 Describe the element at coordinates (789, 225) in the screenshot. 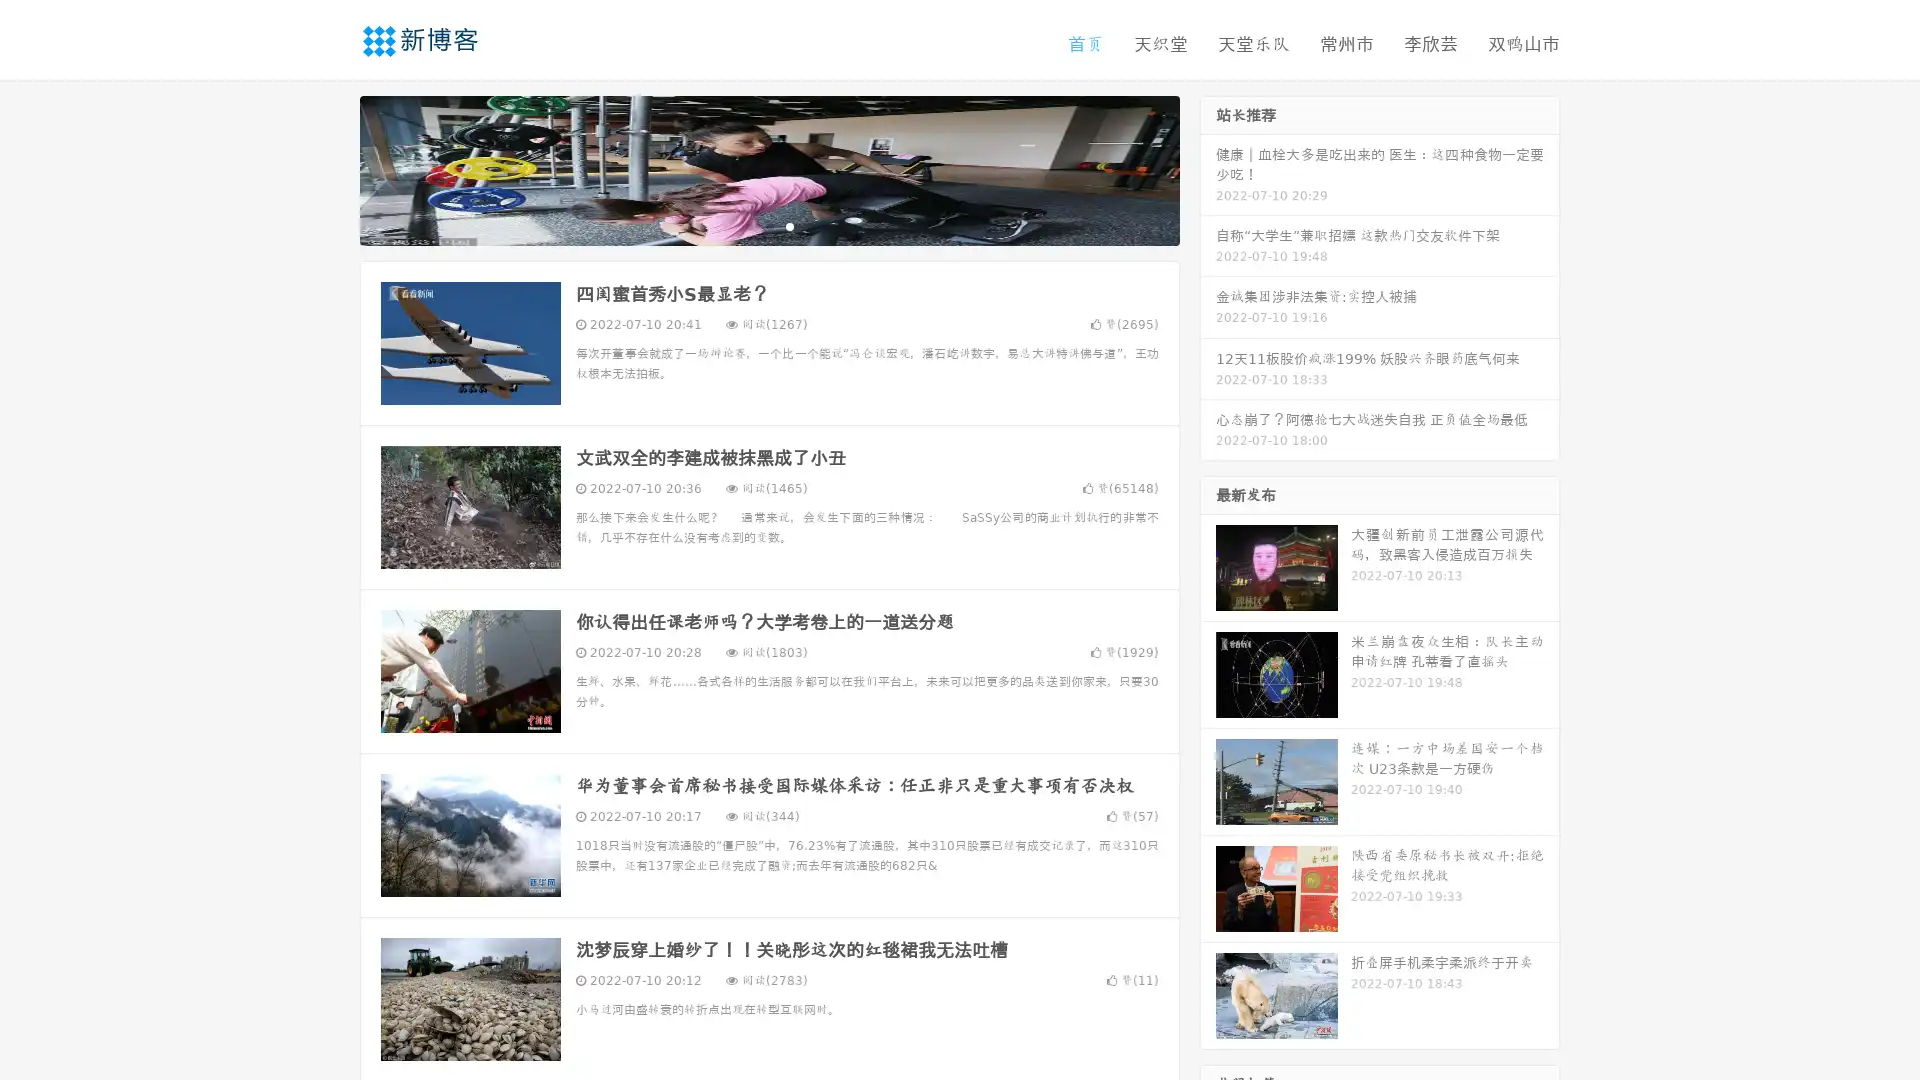

I see `Go to slide 3` at that location.